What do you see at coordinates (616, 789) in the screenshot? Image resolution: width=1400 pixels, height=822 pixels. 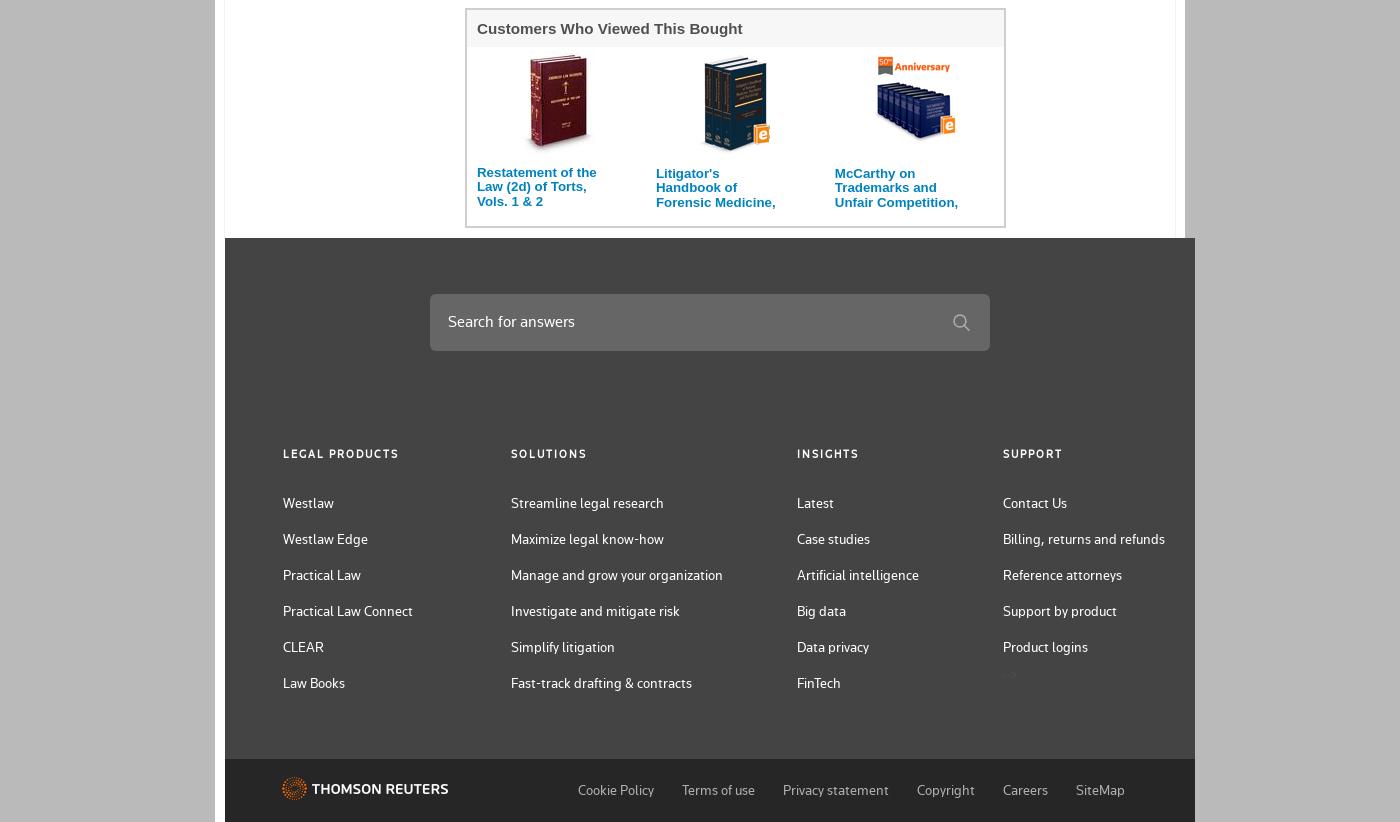 I see `'Cookie Policy'` at bounding box center [616, 789].